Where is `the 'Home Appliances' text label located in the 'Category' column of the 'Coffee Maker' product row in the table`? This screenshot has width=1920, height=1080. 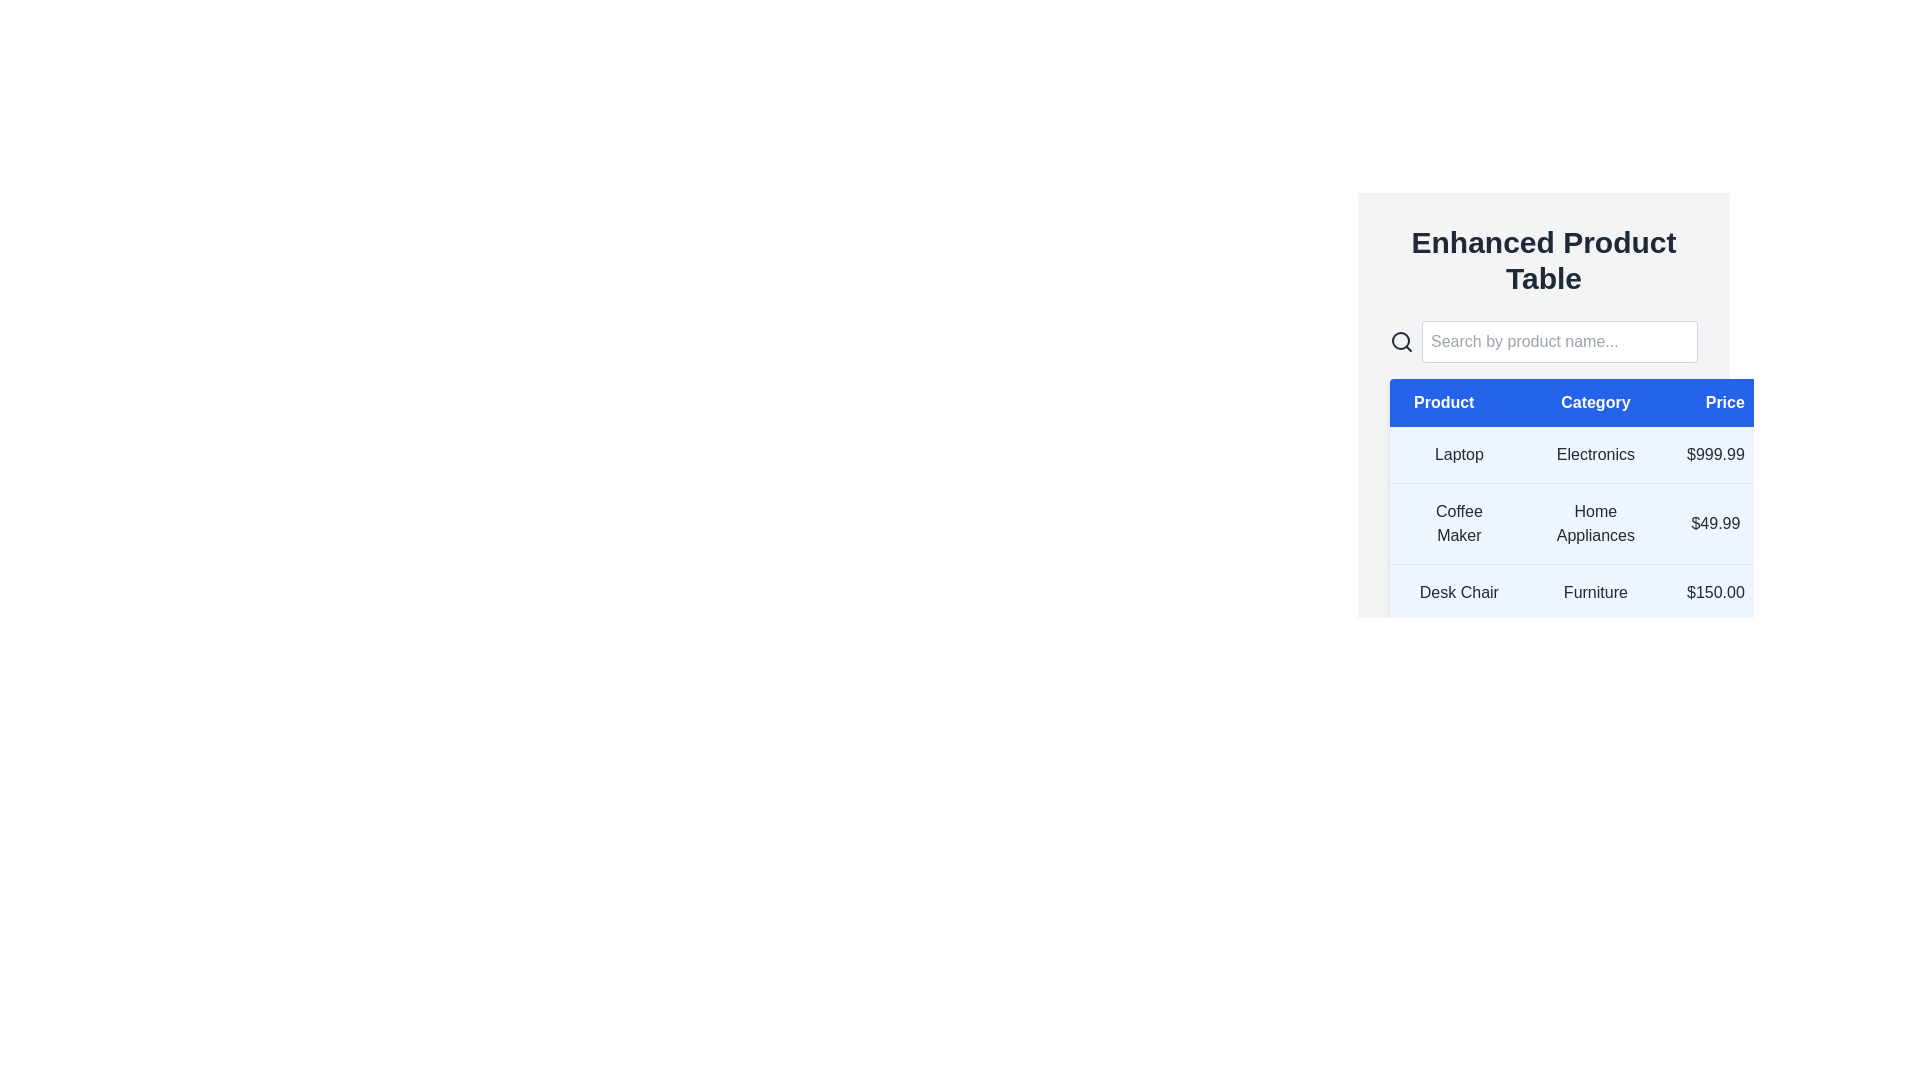
the 'Home Appliances' text label located in the 'Category' column of the 'Coffee Maker' product row in the table is located at coordinates (1594, 523).